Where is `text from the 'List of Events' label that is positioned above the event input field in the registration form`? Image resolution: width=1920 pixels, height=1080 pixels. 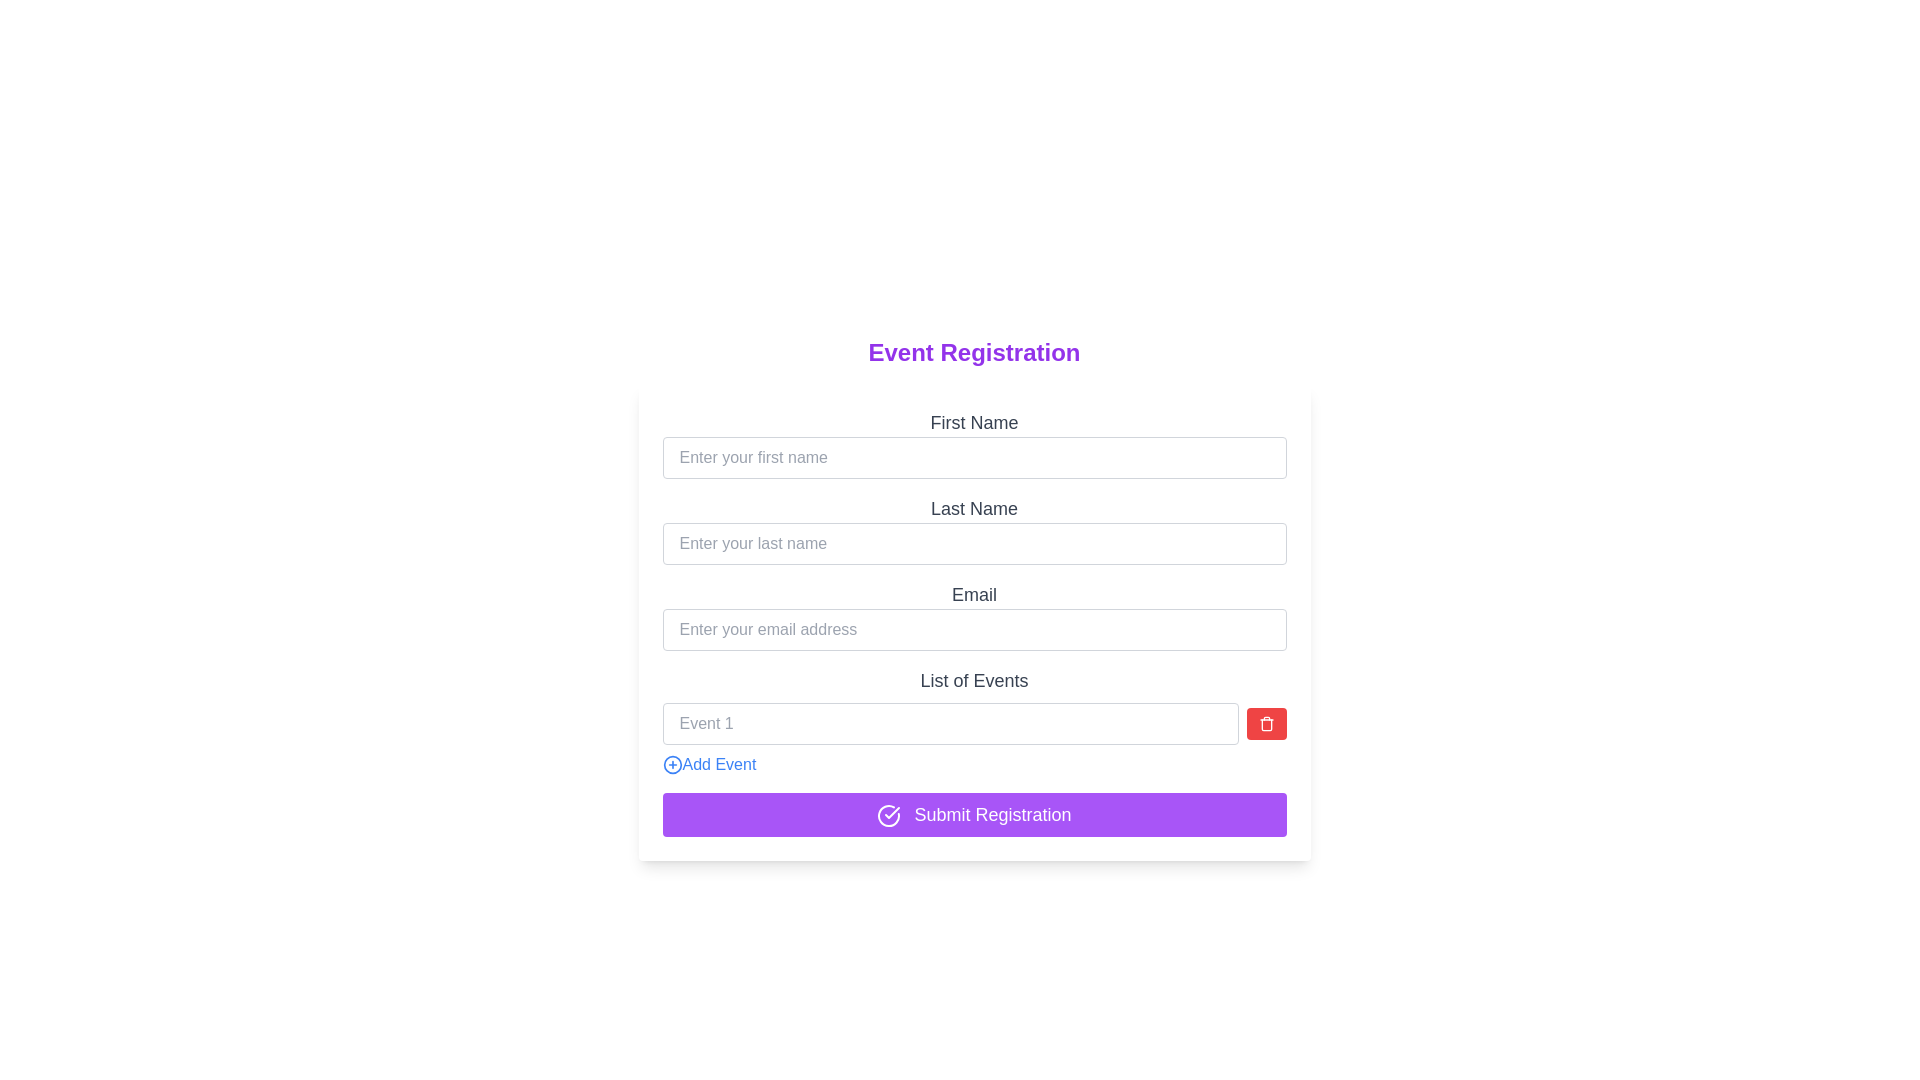
text from the 'List of Events' label that is positioned above the event input field in the registration form is located at coordinates (974, 680).